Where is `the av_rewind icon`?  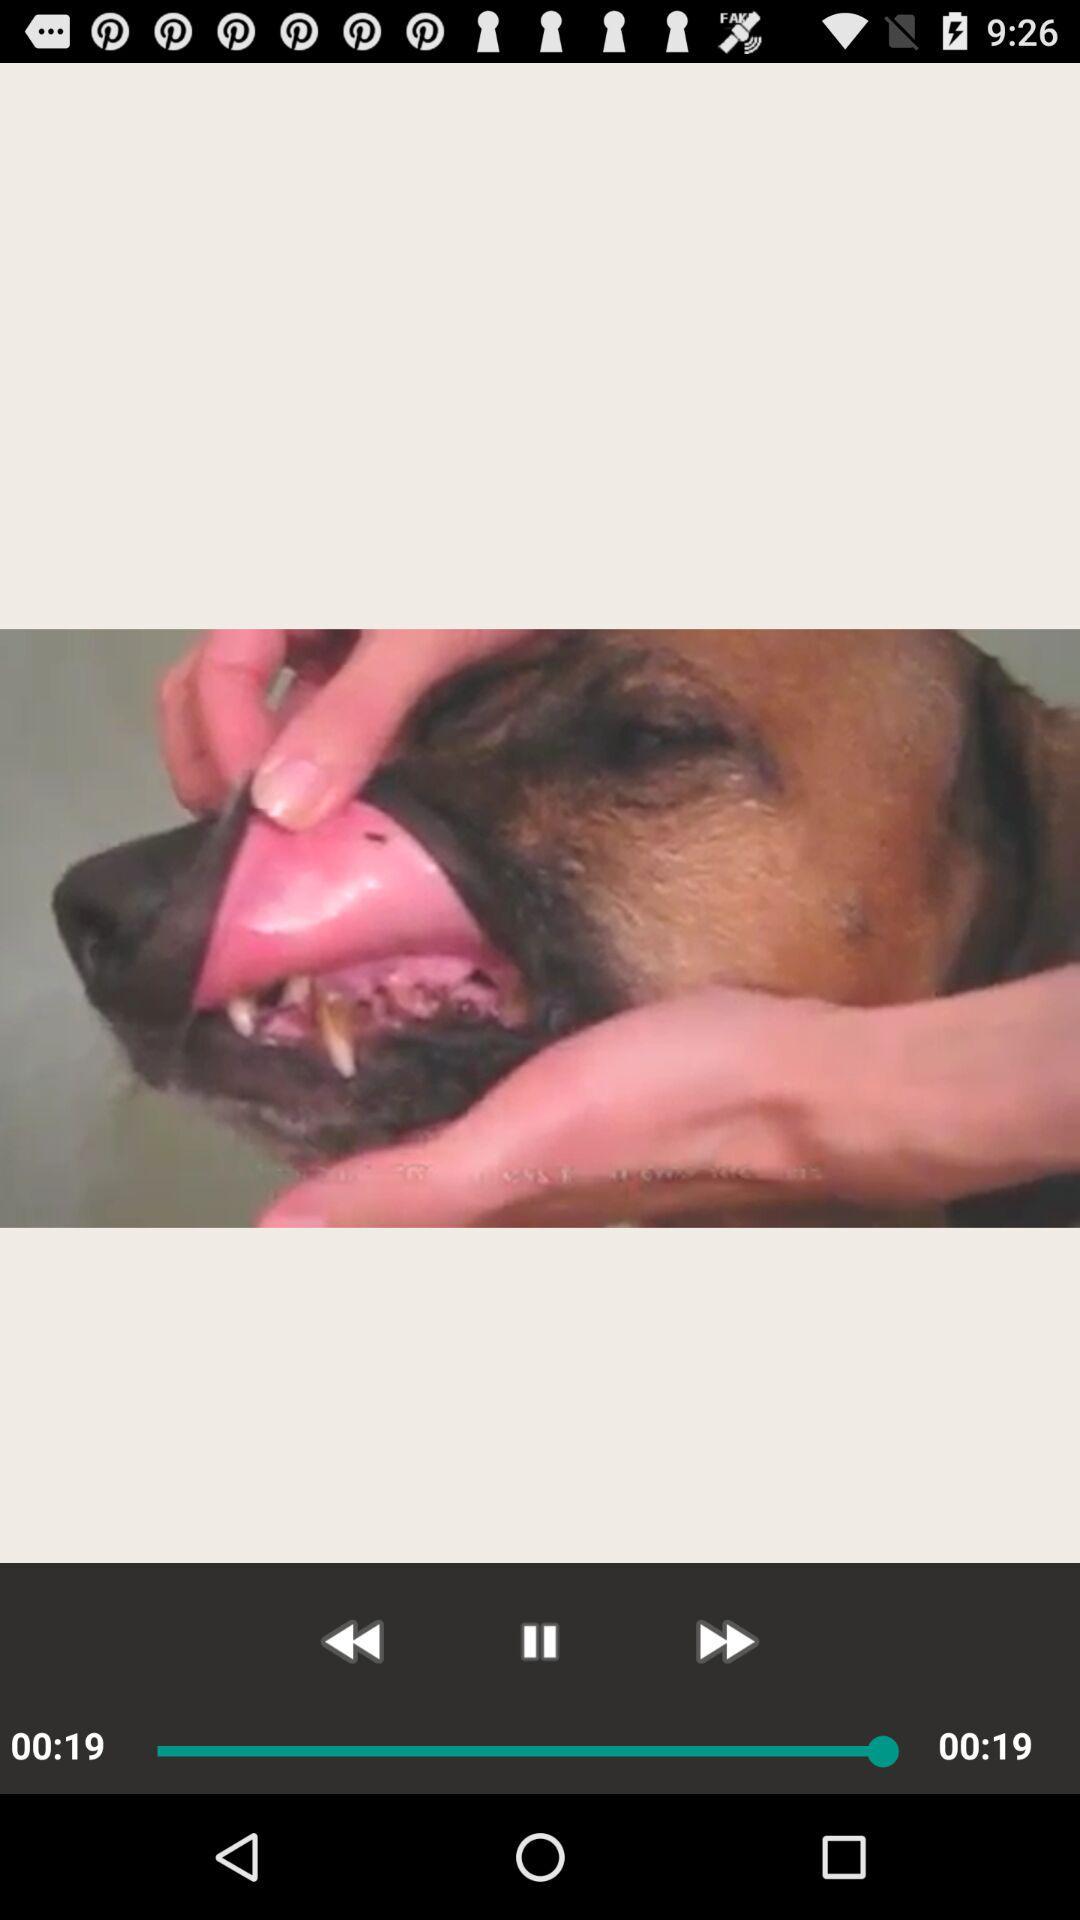 the av_rewind icon is located at coordinates (351, 1755).